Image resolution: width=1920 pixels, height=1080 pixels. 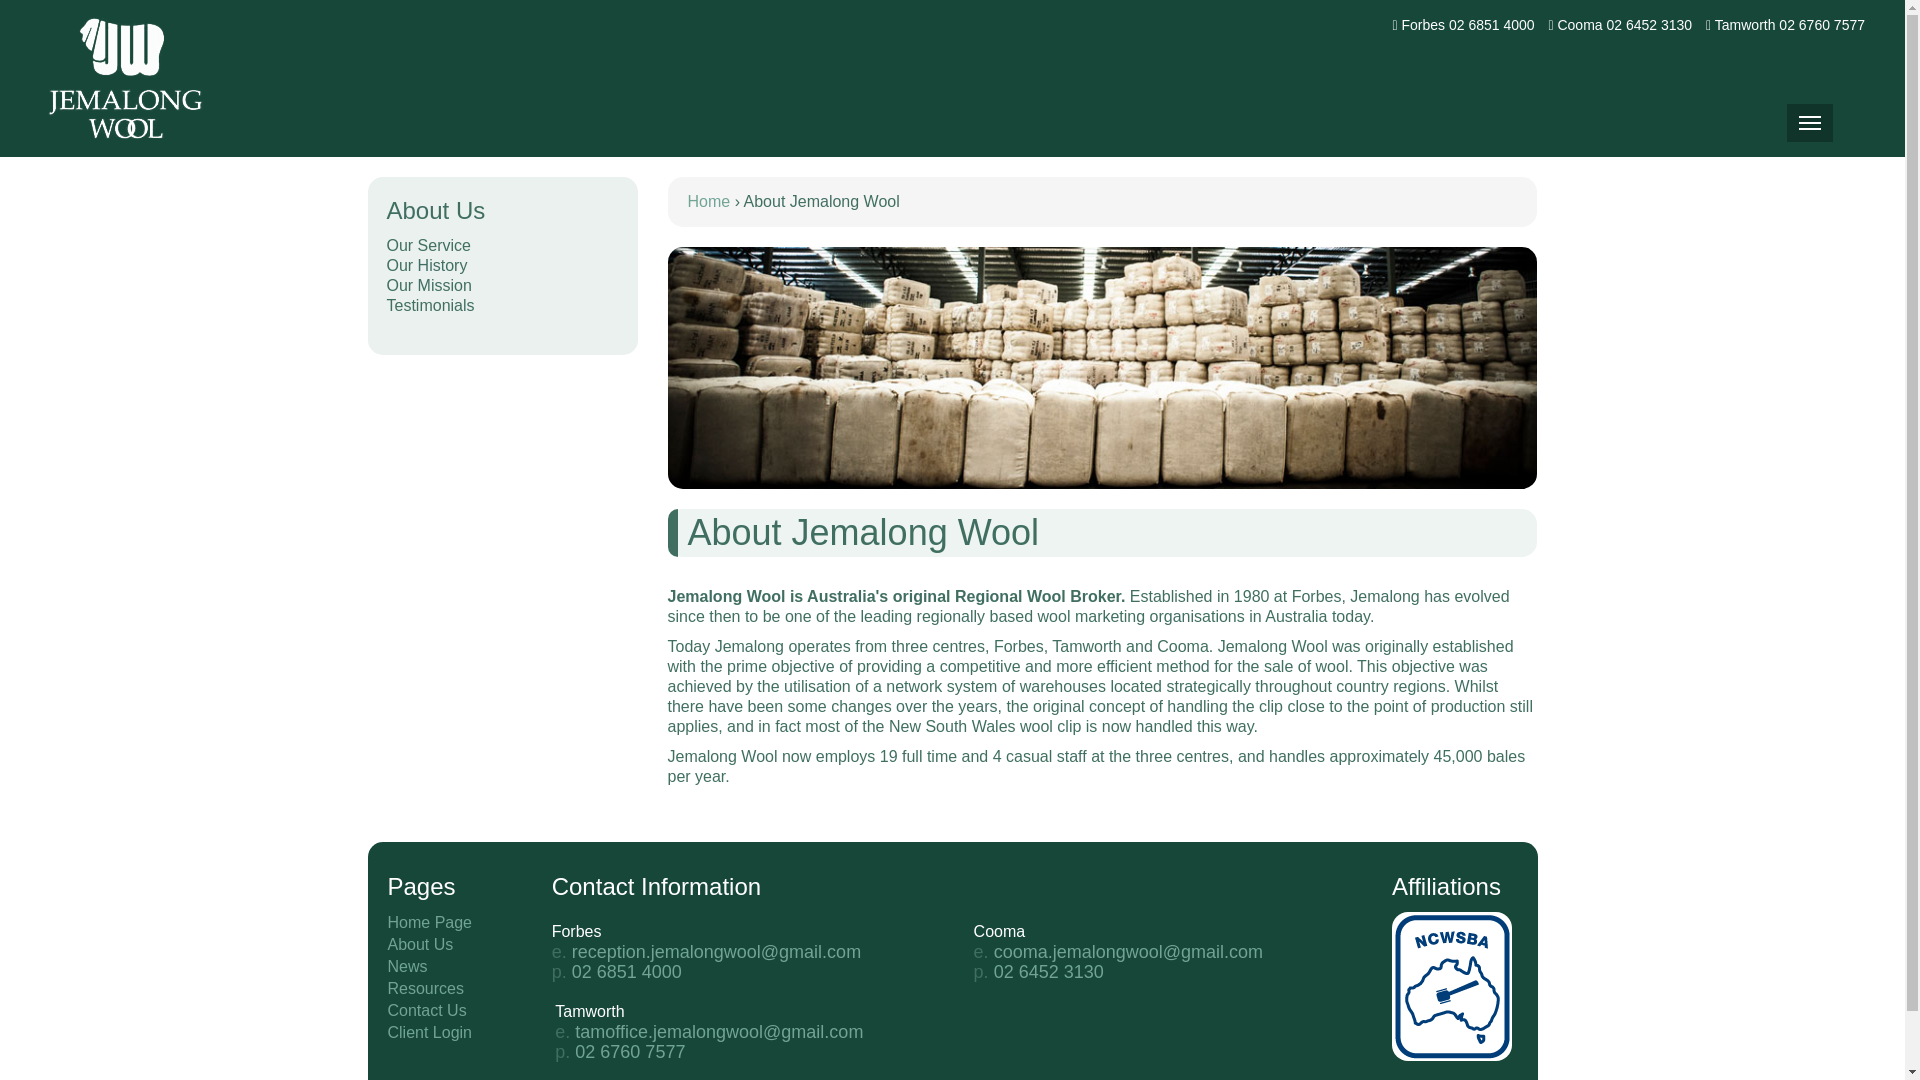 What do you see at coordinates (502, 285) in the screenshot?
I see `'Our Mission'` at bounding box center [502, 285].